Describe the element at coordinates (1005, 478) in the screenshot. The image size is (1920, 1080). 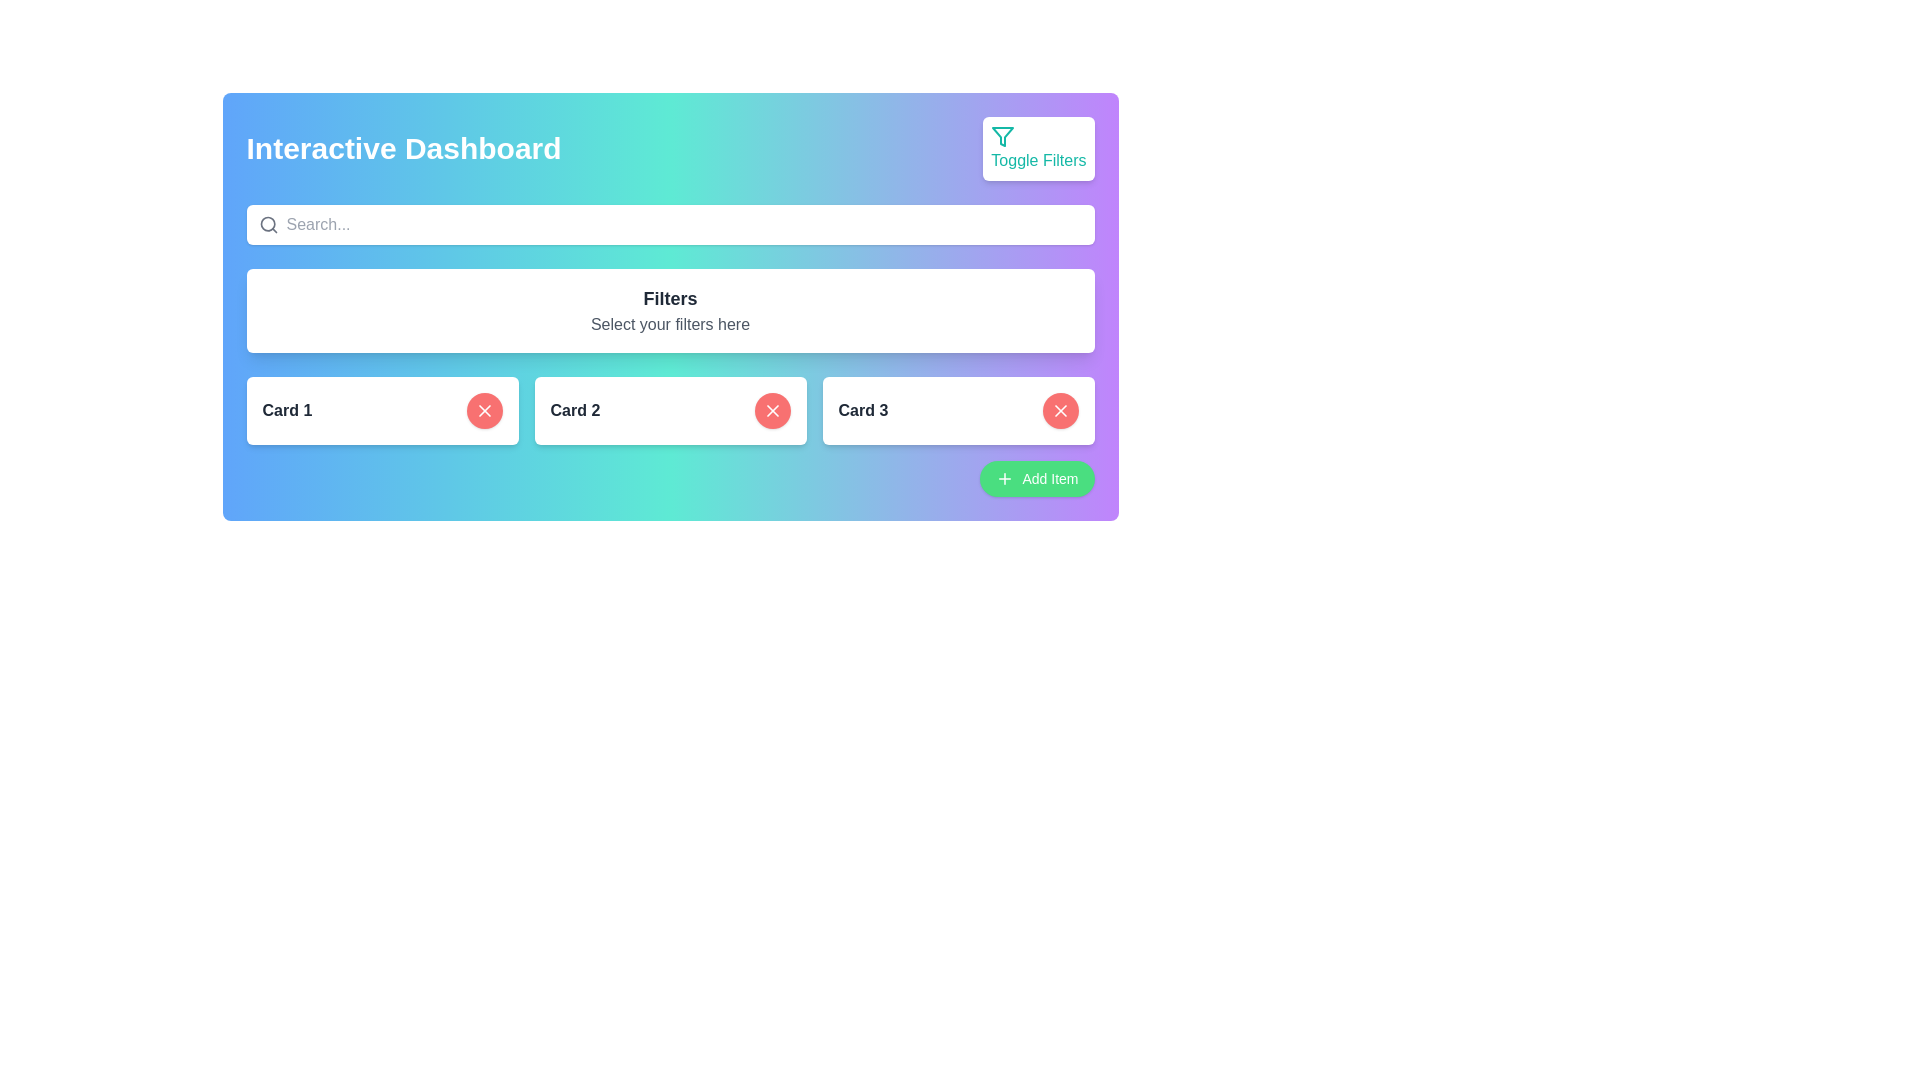
I see `the white plus icon on a green circular background next to the 'Add Item' text` at that location.